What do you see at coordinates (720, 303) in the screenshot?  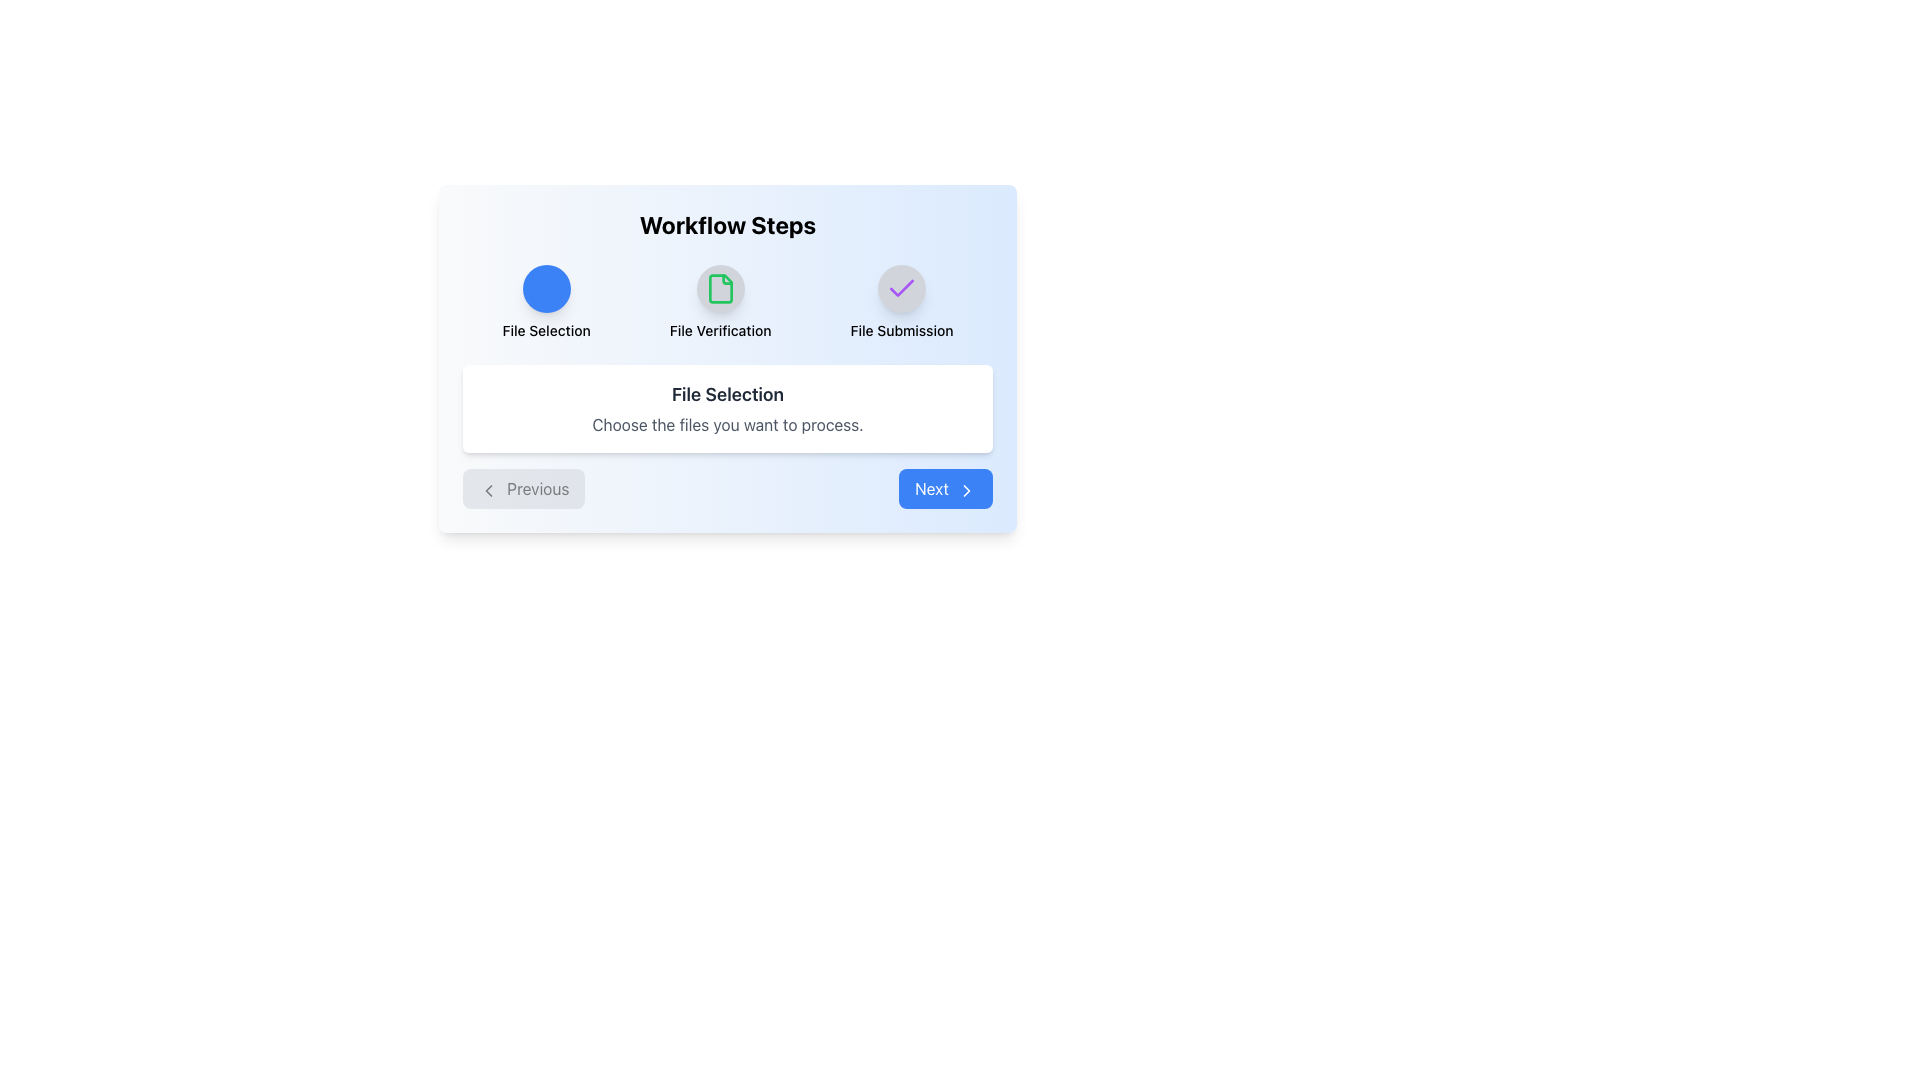 I see `the 'File Verification' step icon in the workflow steps` at bounding box center [720, 303].